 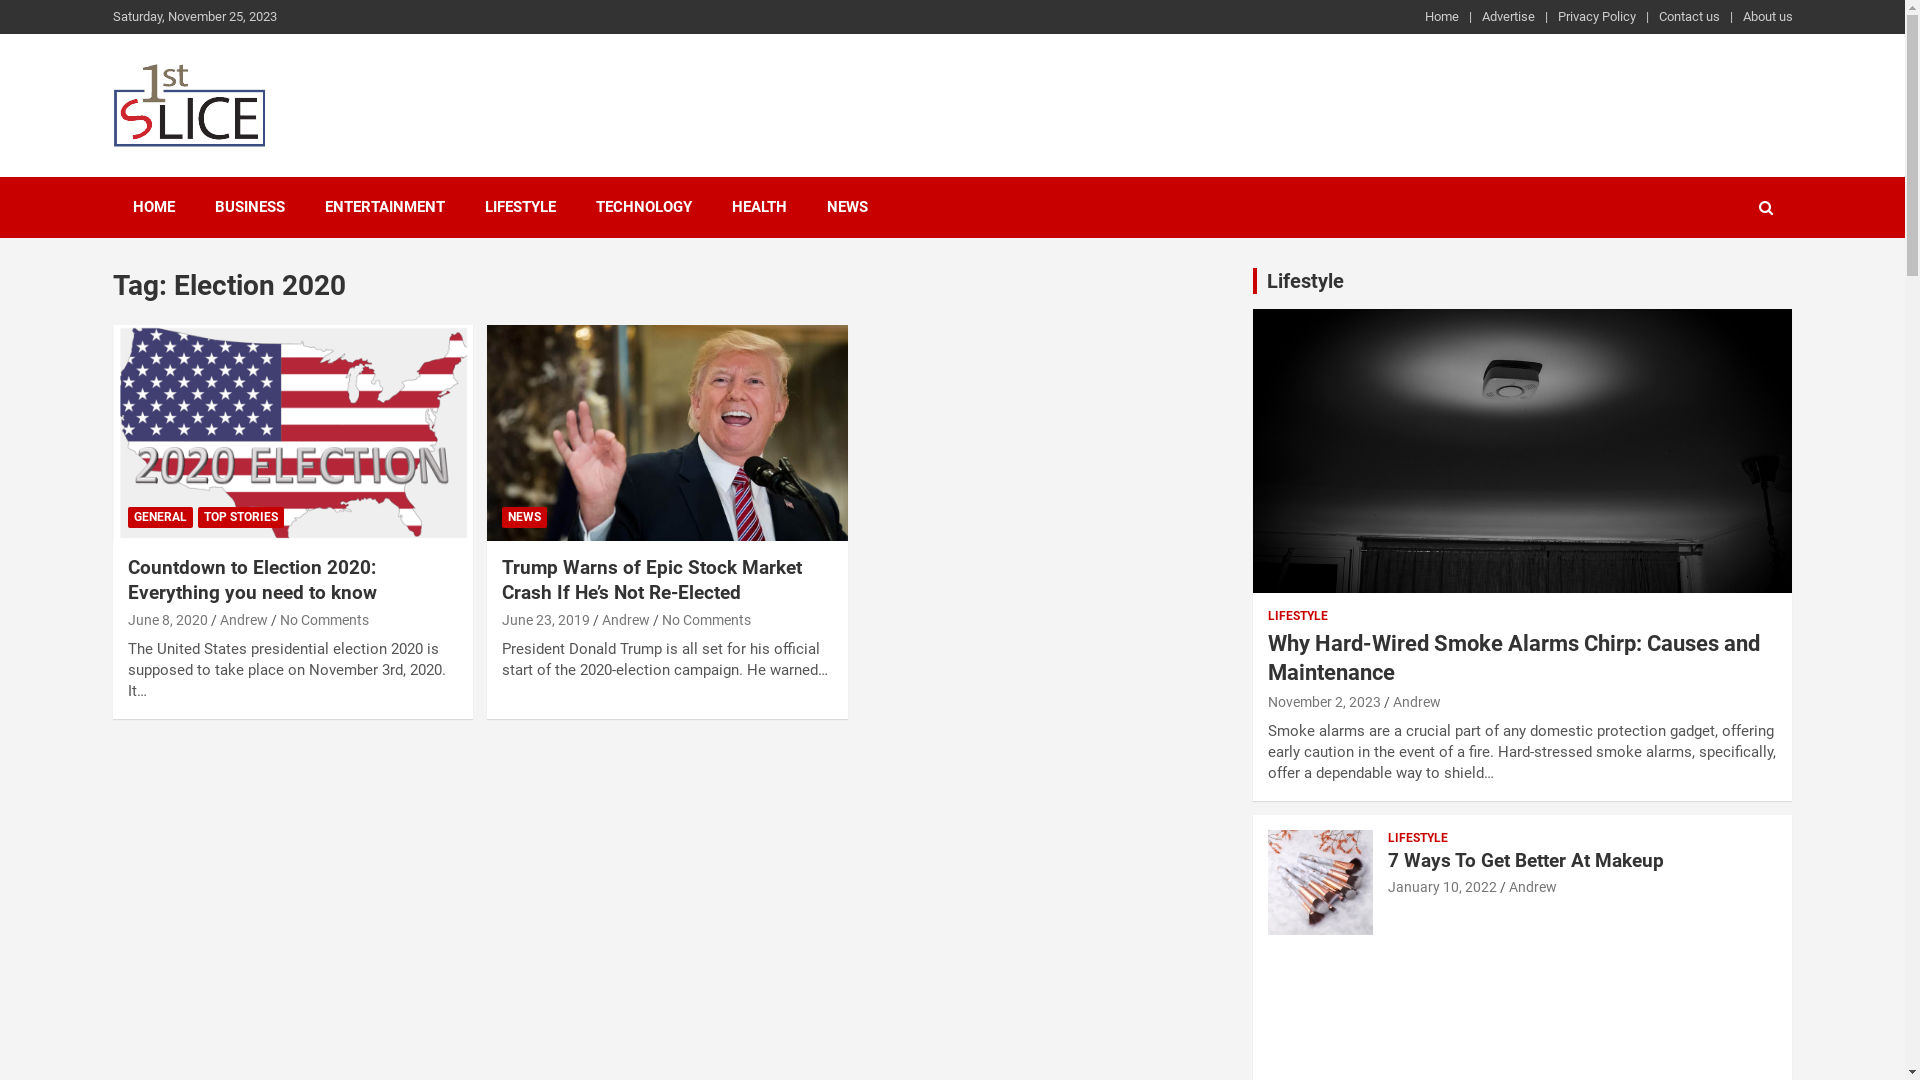 What do you see at coordinates (502, 619) in the screenshot?
I see `'June 23, 2019'` at bounding box center [502, 619].